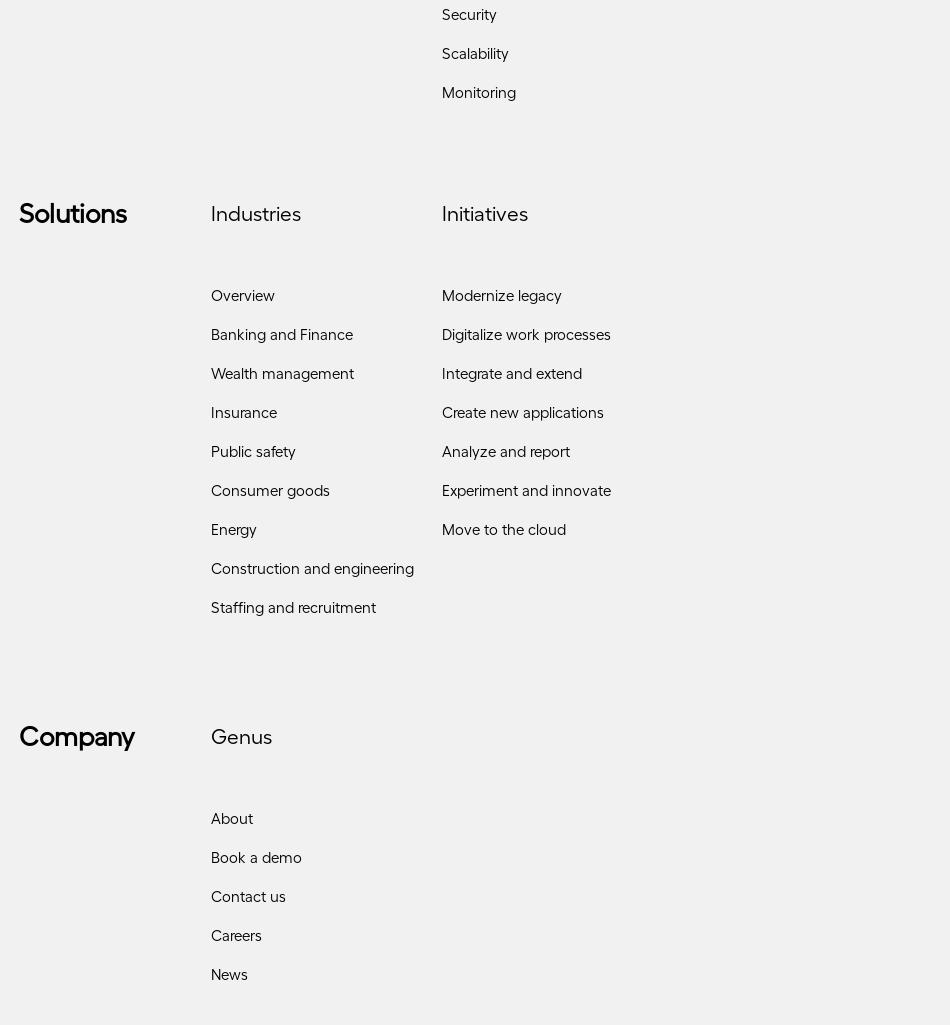 This screenshot has width=950, height=1025. I want to click on 'Book a demo', so click(255, 863).